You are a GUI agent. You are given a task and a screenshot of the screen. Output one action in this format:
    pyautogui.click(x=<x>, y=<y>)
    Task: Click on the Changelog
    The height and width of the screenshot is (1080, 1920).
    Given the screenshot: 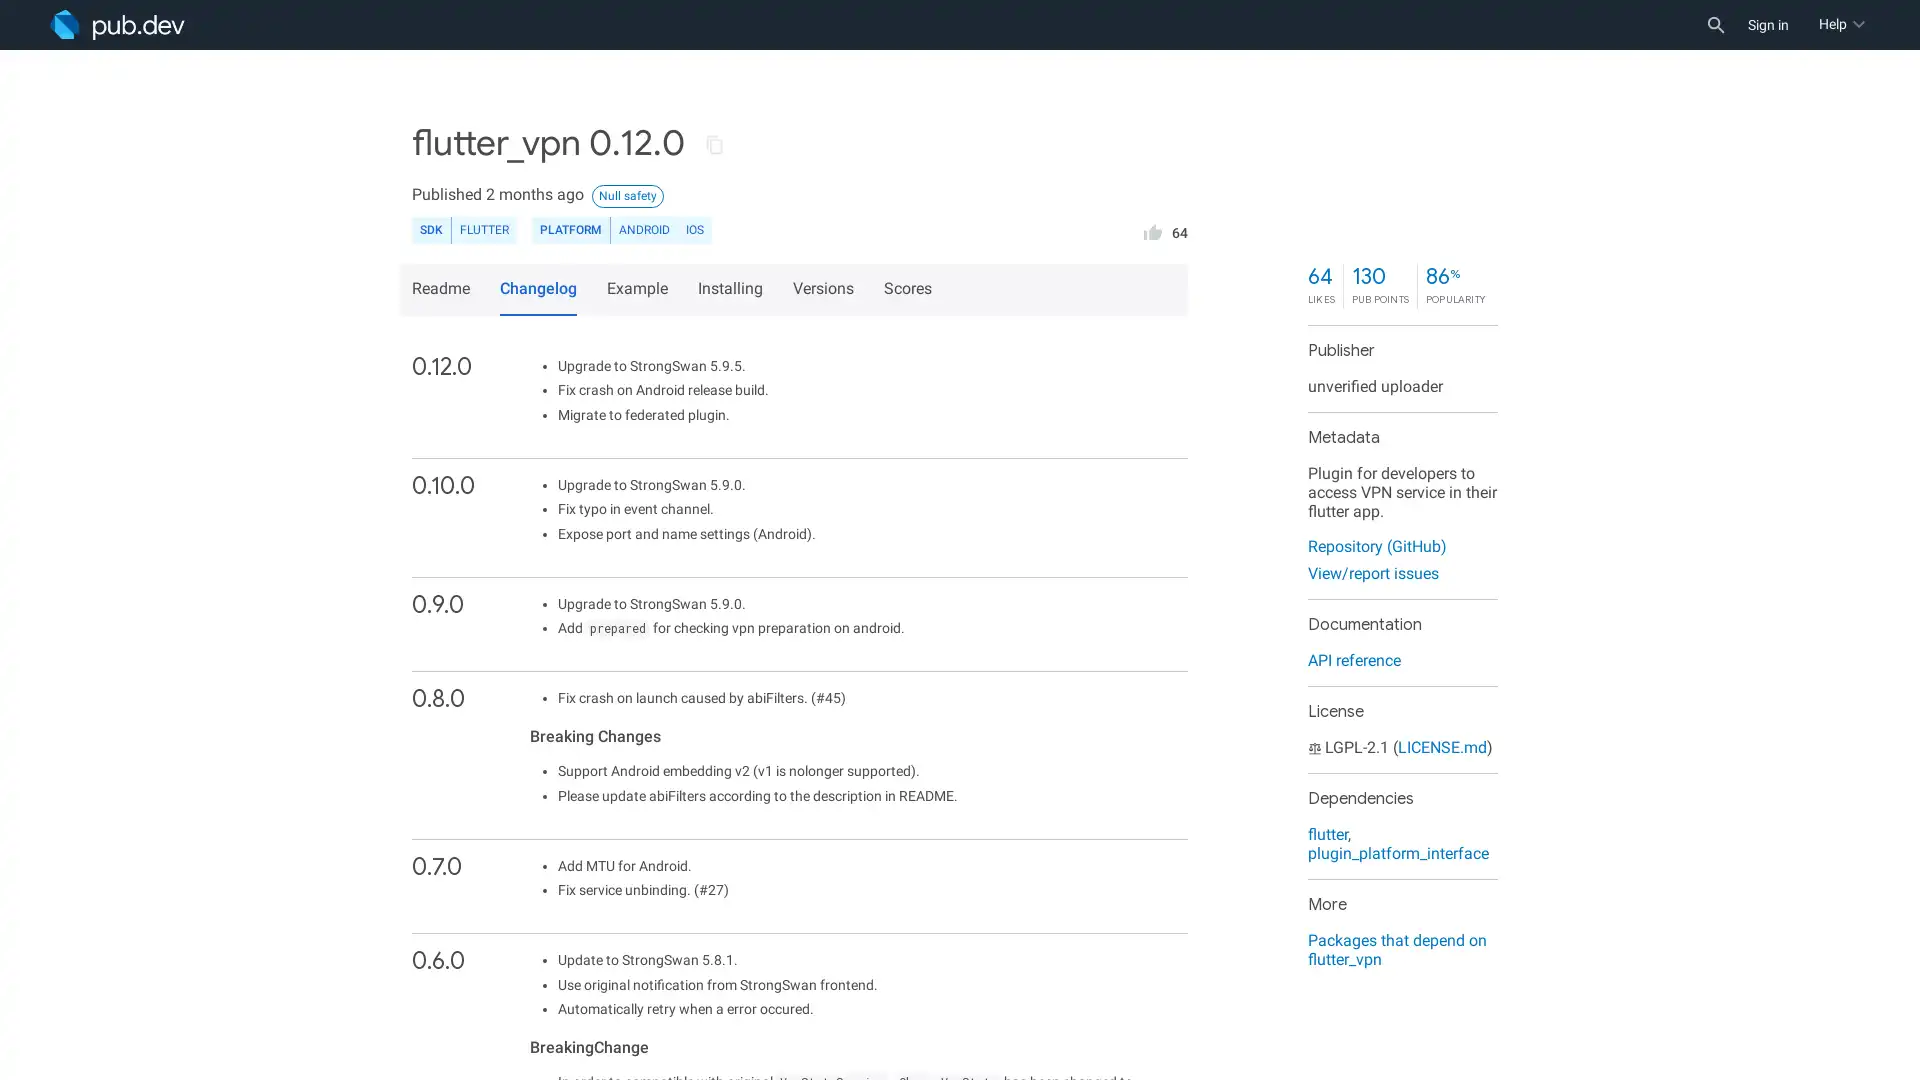 What is the action you would take?
    pyautogui.click(x=538, y=289)
    